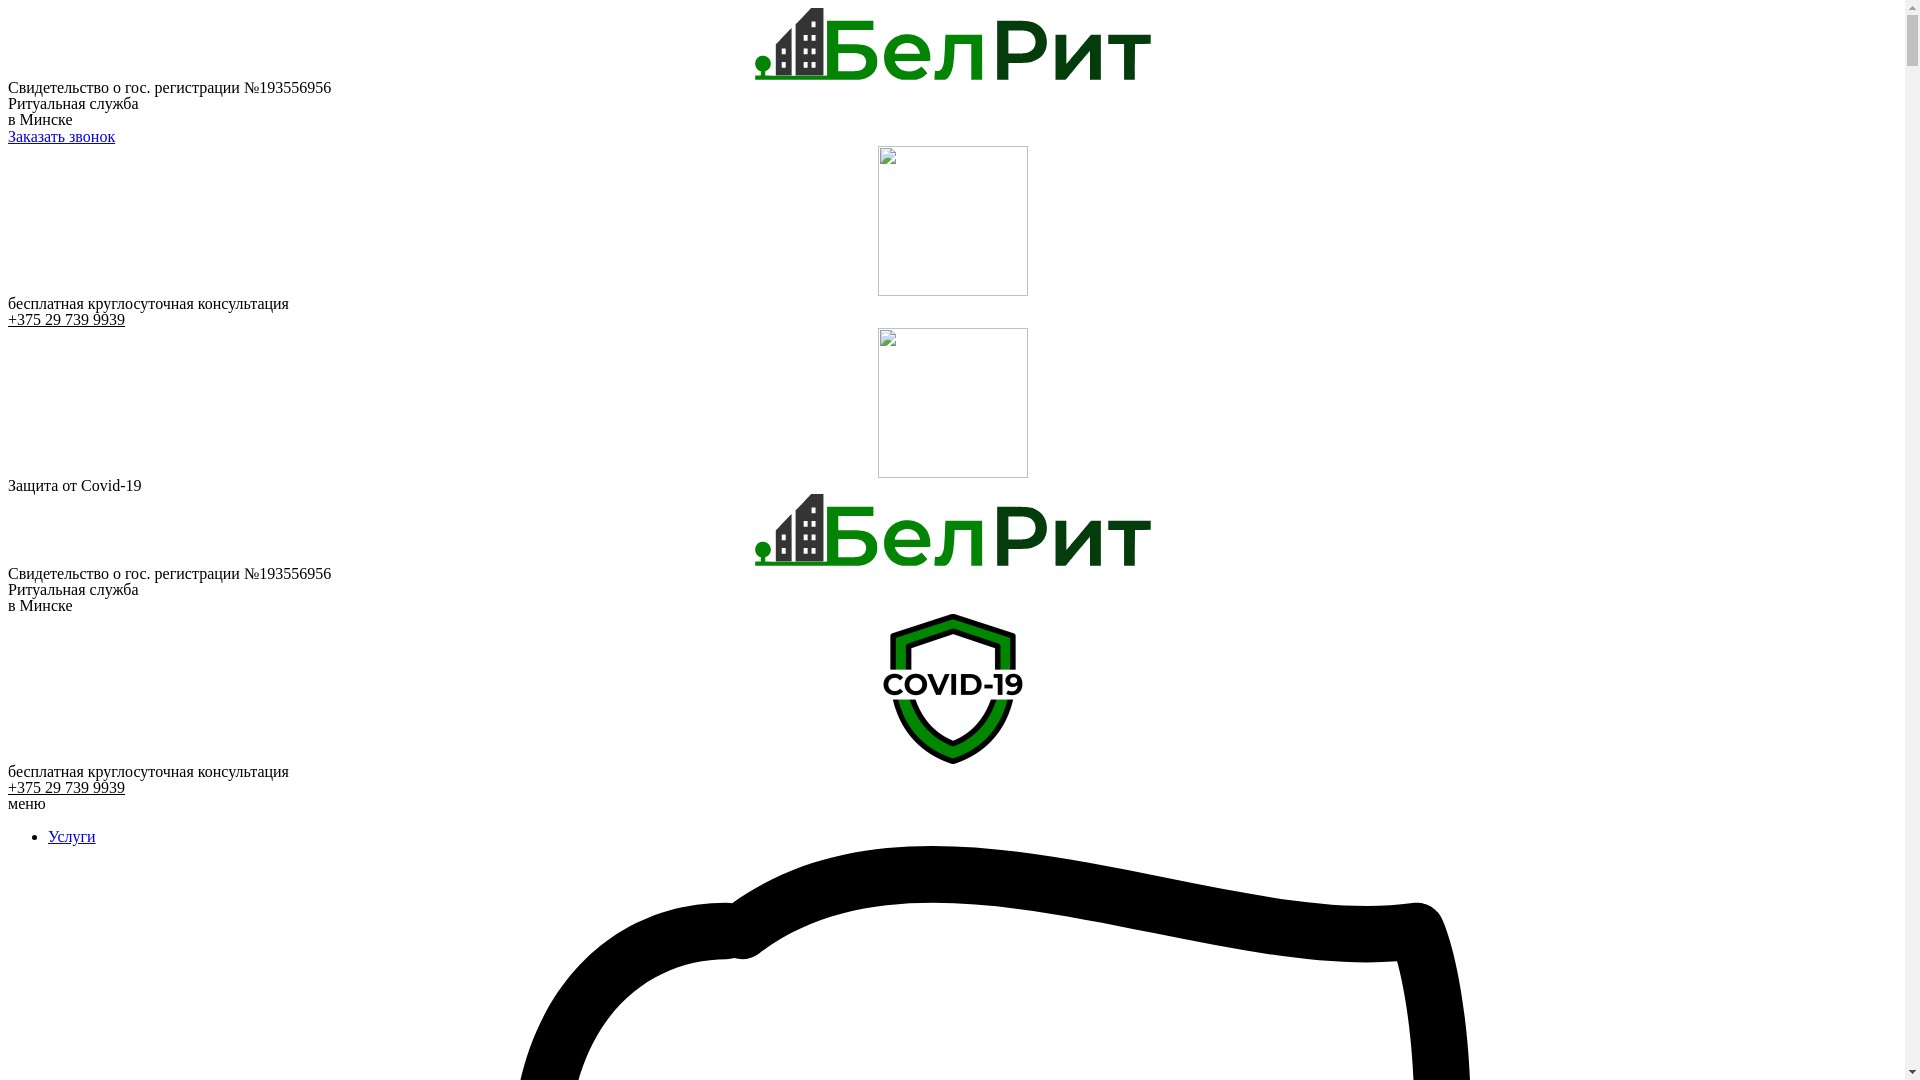  Describe the element at coordinates (66, 786) in the screenshot. I see `'+375 29 739 9939'` at that location.